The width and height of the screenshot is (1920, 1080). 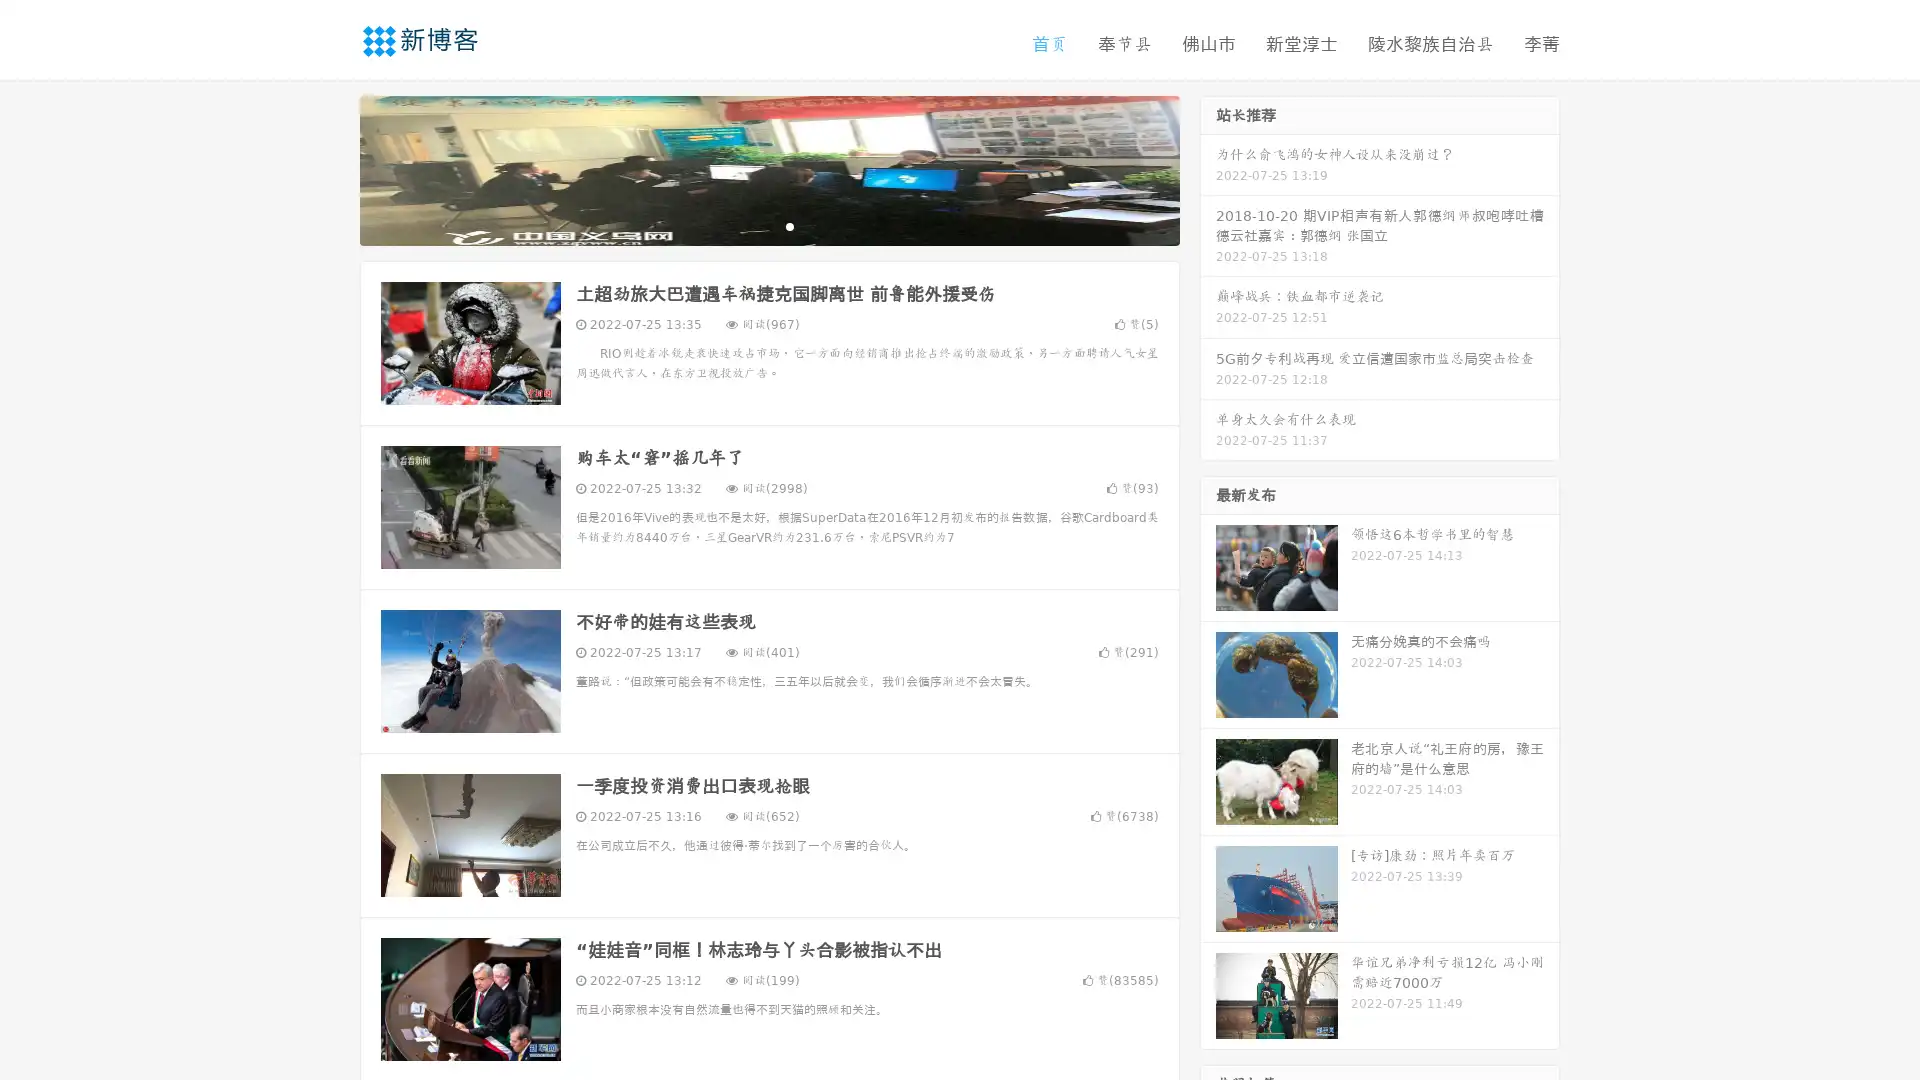 What do you see at coordinates (1208, 168) in the screenshot?
I see `Next slide` at bounding box center [1208, 168].